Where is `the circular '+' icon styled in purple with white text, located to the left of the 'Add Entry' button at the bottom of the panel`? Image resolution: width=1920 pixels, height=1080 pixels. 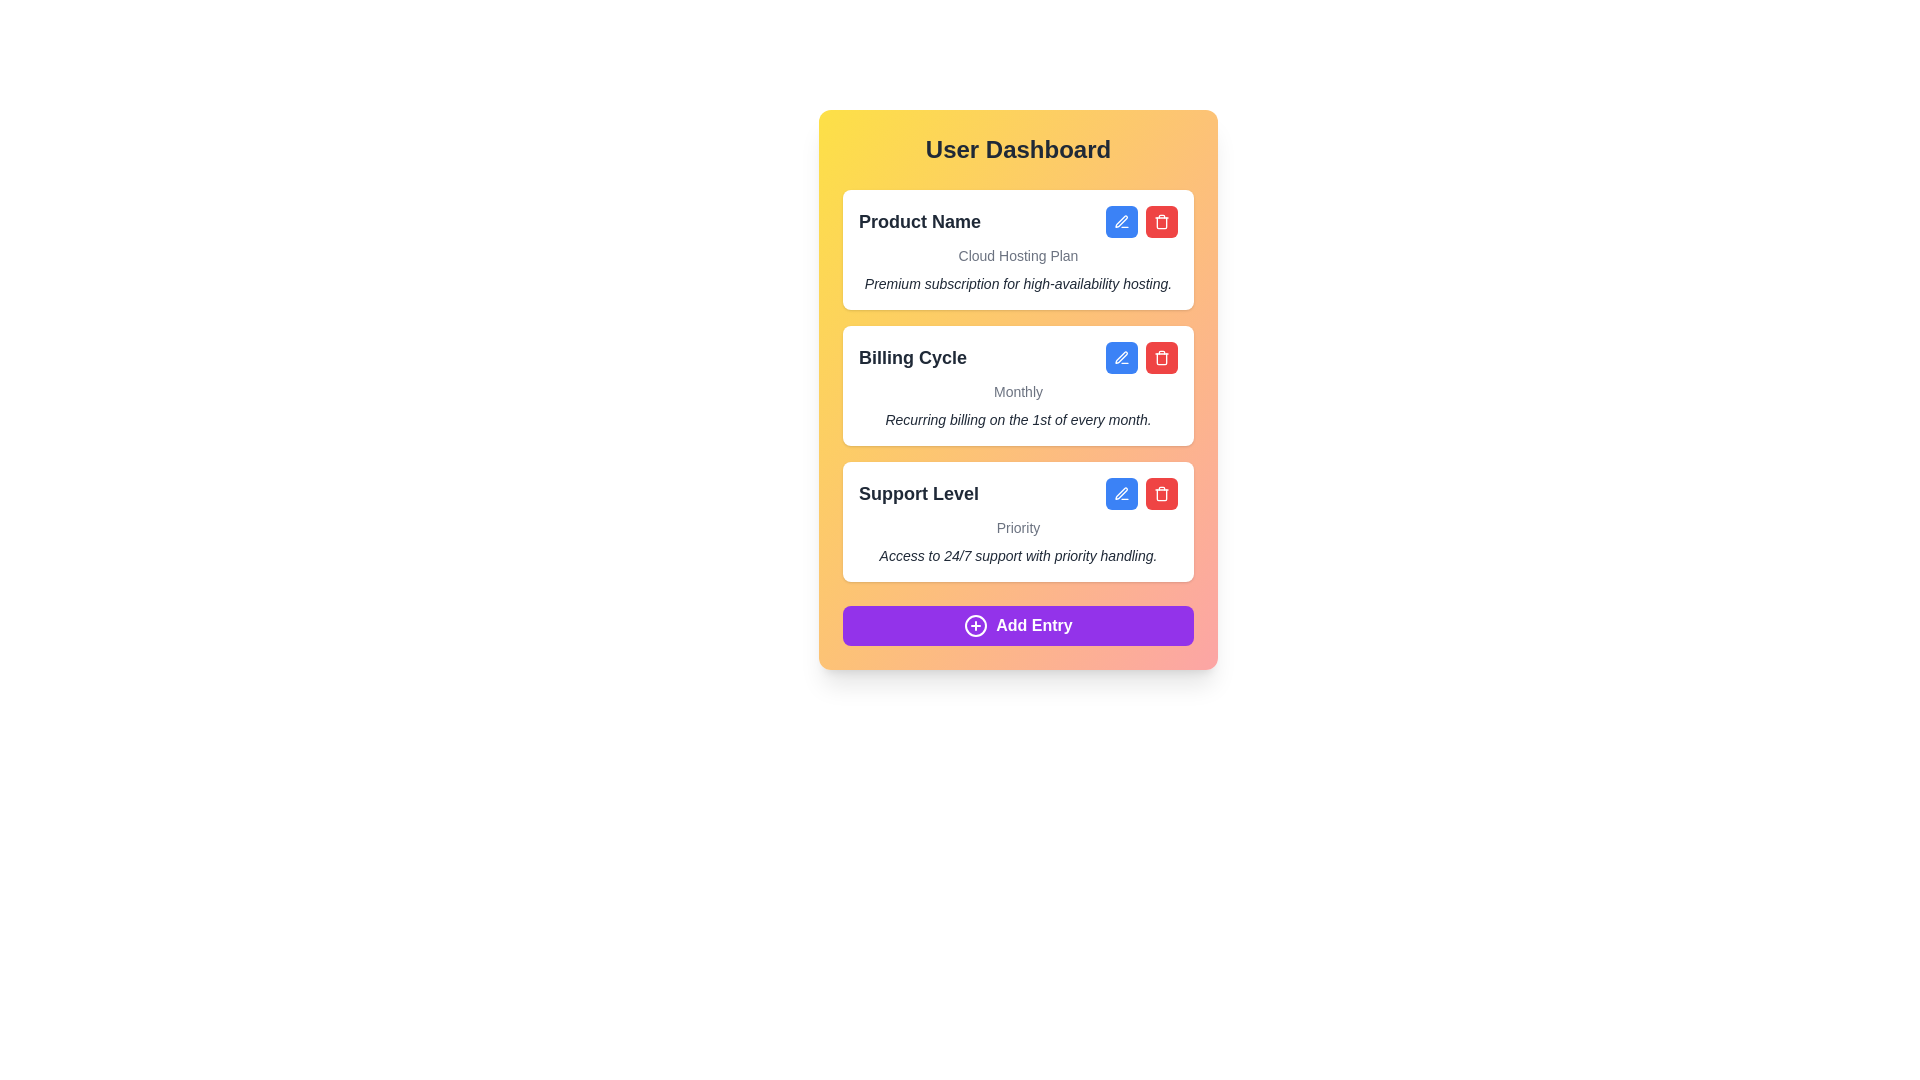 the circular '+' icon styled in purple with white text, located to the left of the 'Add Entry' button at the bottom of the panel is located at coordinates (976, 624).